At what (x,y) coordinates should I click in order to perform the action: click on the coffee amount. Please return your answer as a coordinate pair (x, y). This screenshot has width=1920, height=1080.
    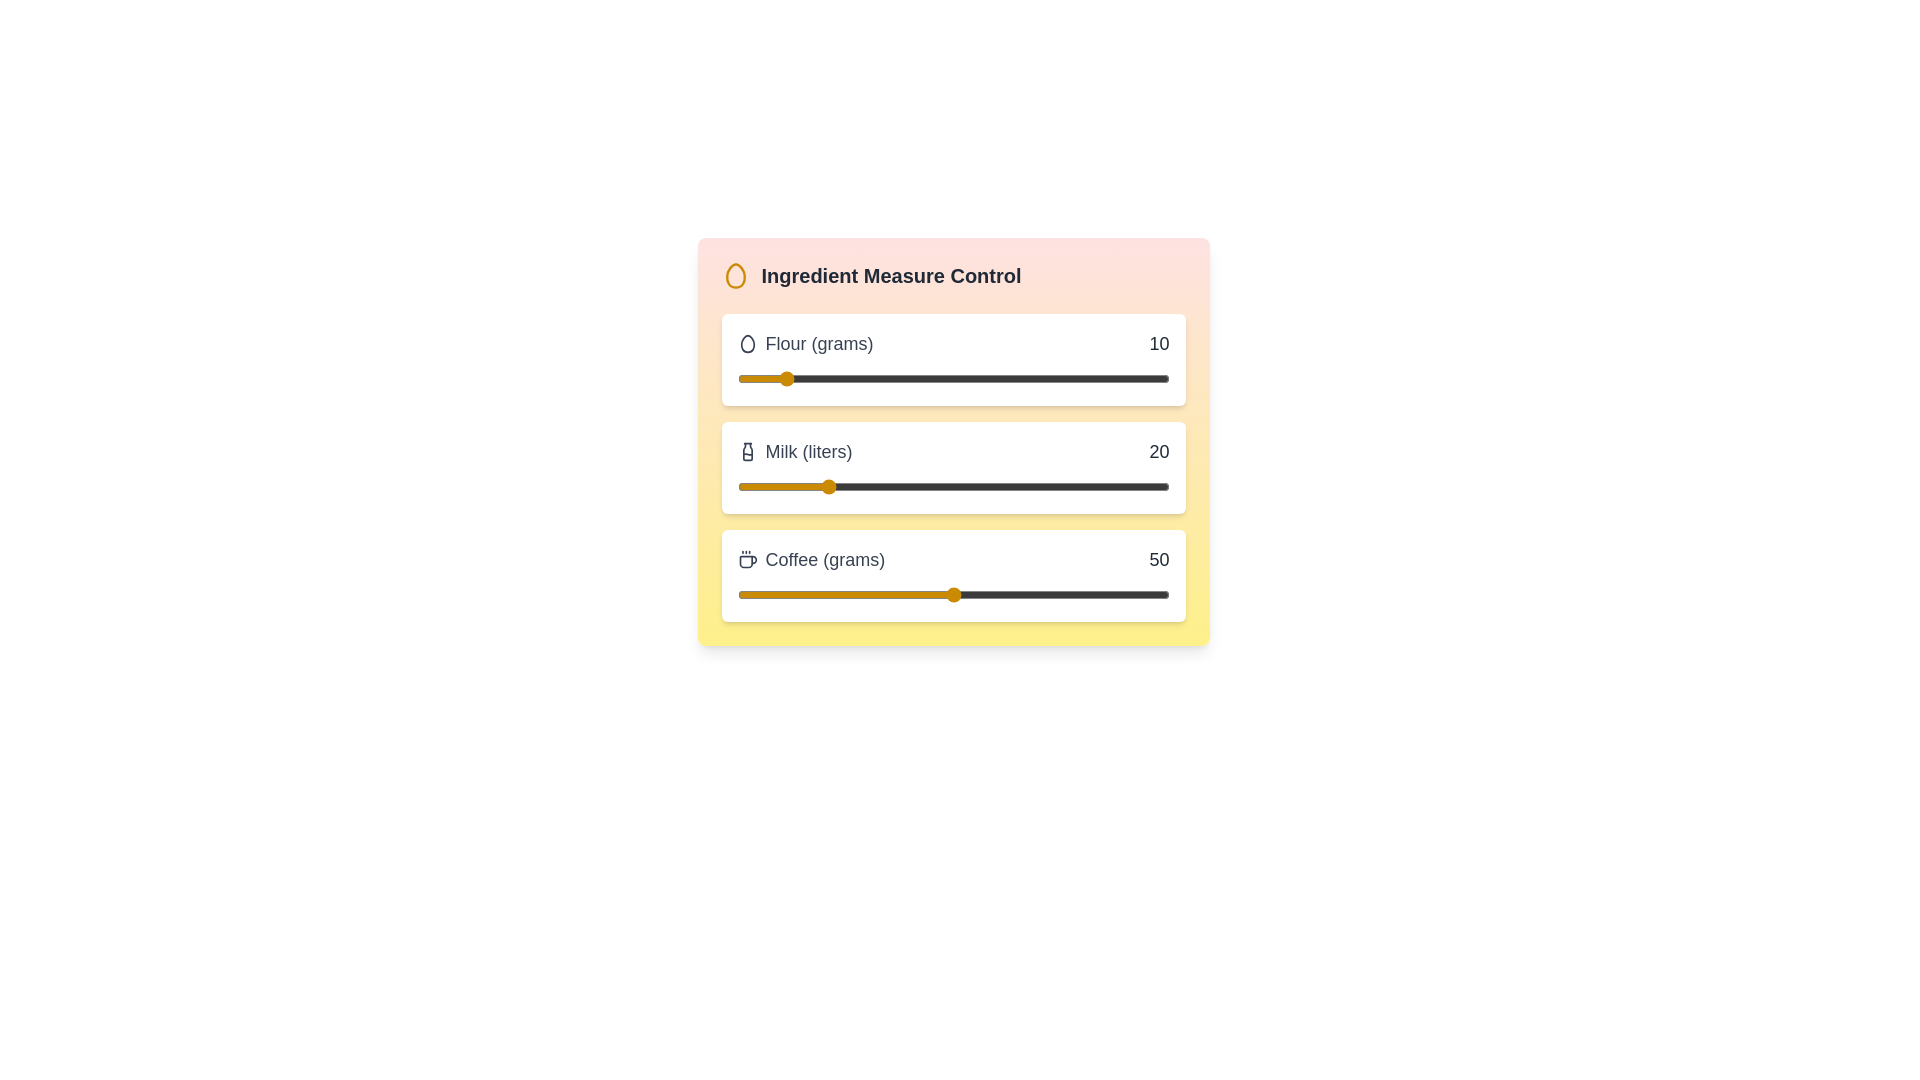
    Looking at the image, I should click on (966, 593).